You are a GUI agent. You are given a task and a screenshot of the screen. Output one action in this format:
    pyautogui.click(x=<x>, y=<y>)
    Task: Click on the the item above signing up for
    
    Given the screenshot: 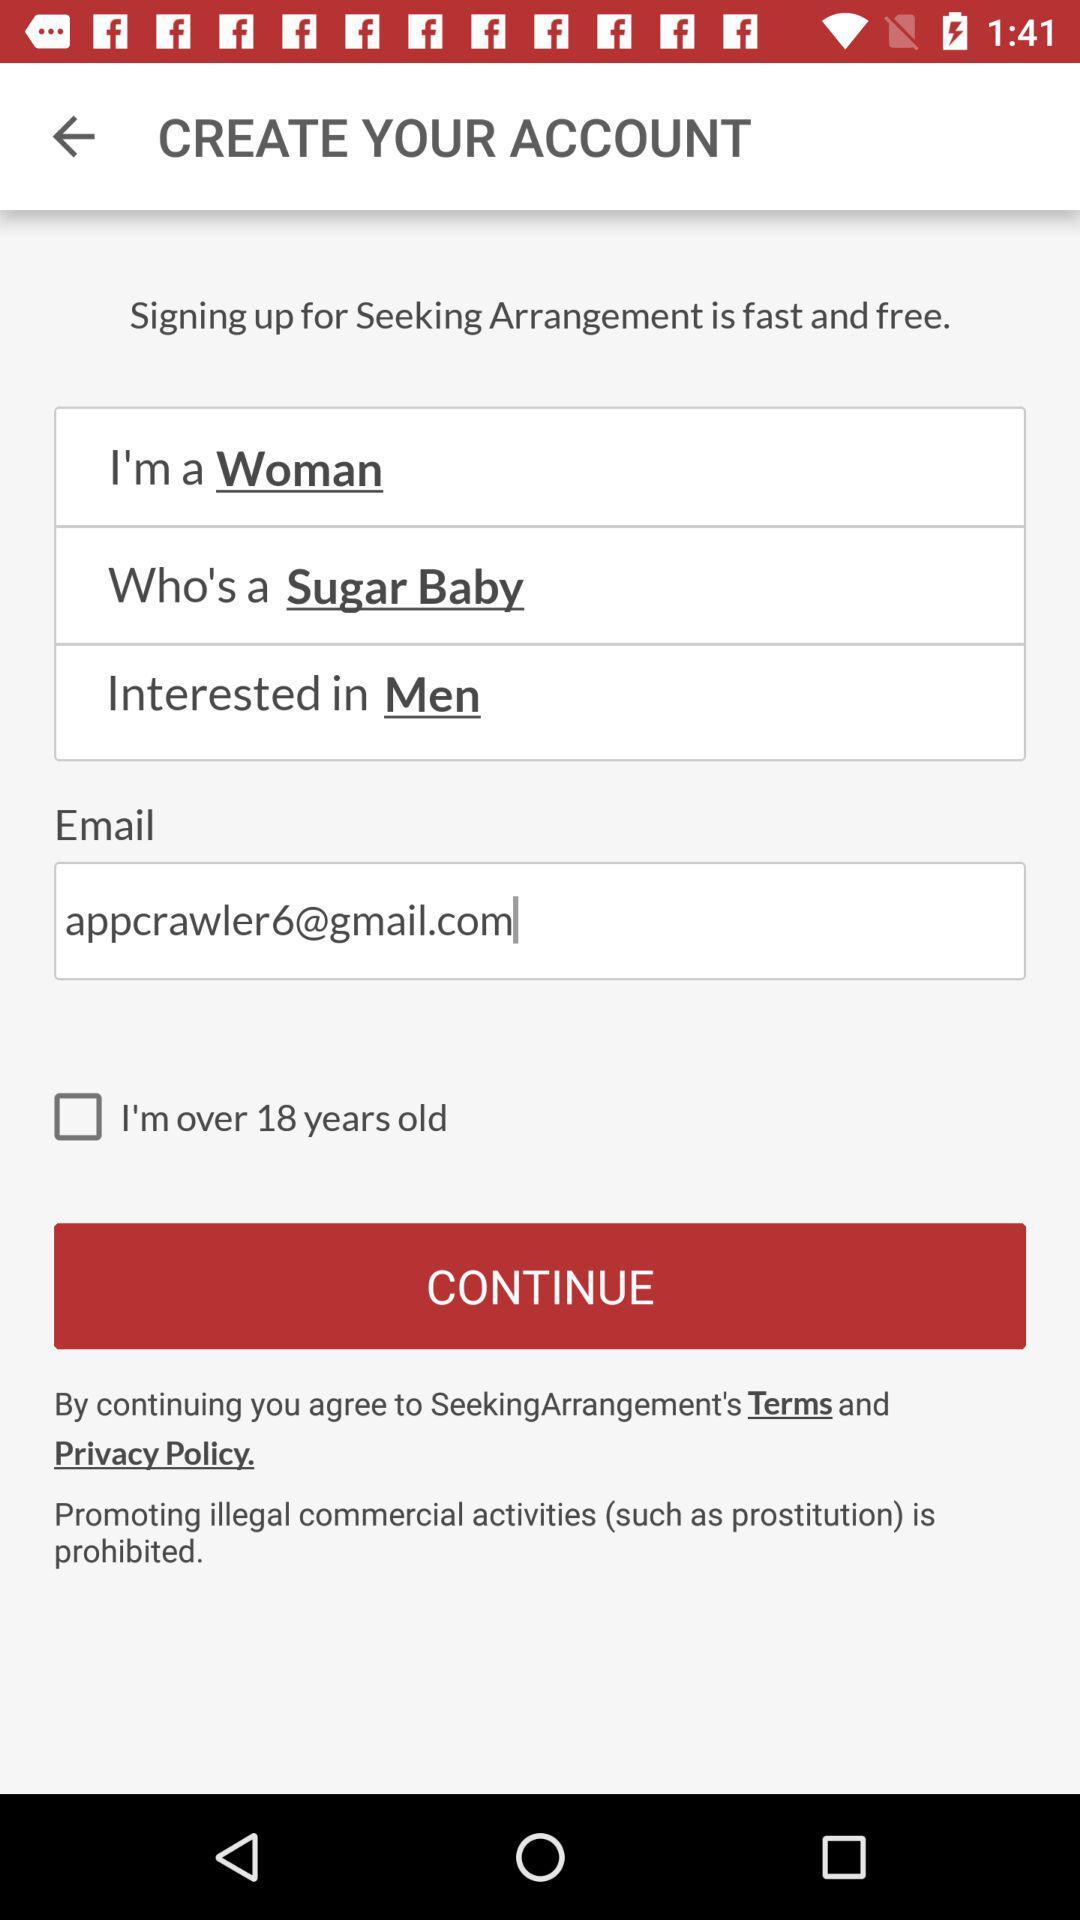 What is the action you would take?
    pyautogui.click(x=72, y=135)
    